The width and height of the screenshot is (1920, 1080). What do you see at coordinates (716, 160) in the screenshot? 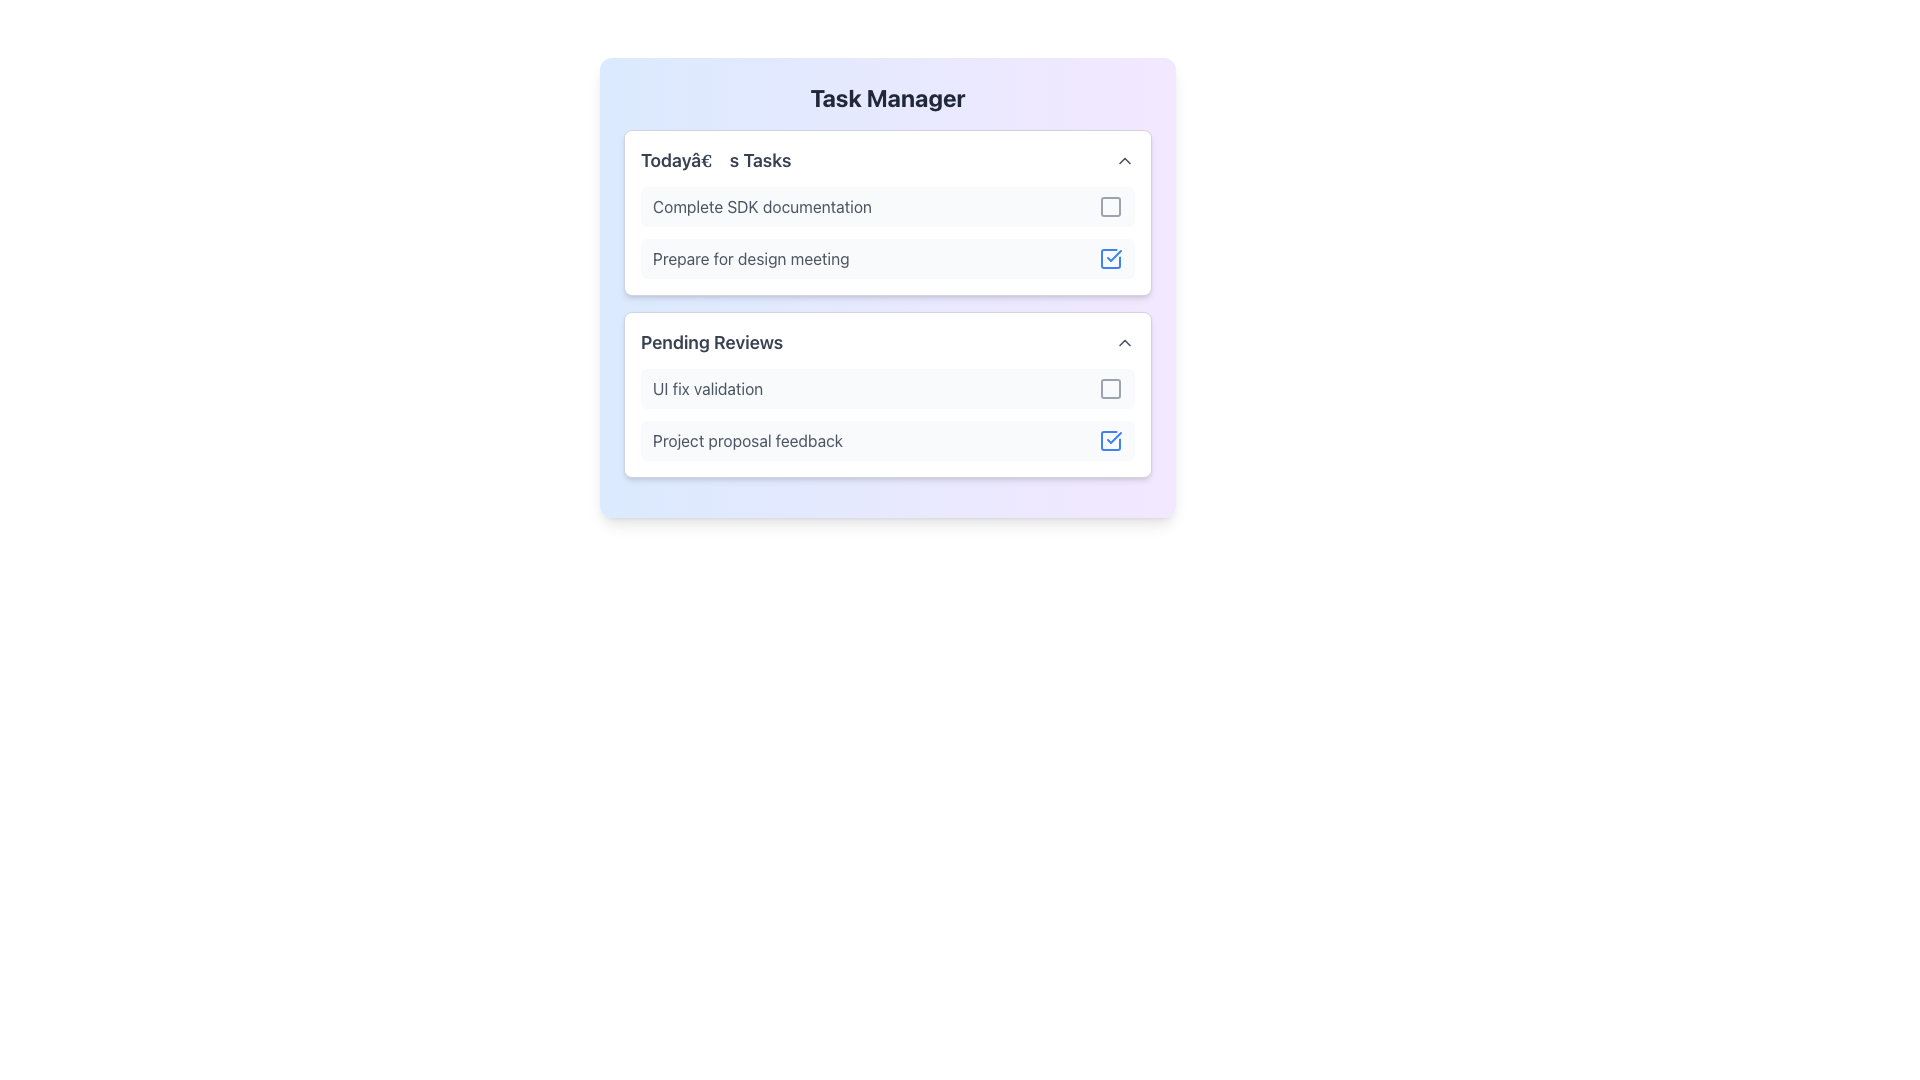
I see `the text label that serves as the heading for the tasks listed in the first card under the 'Task Manager' heading` at bounding box center [716, 160].